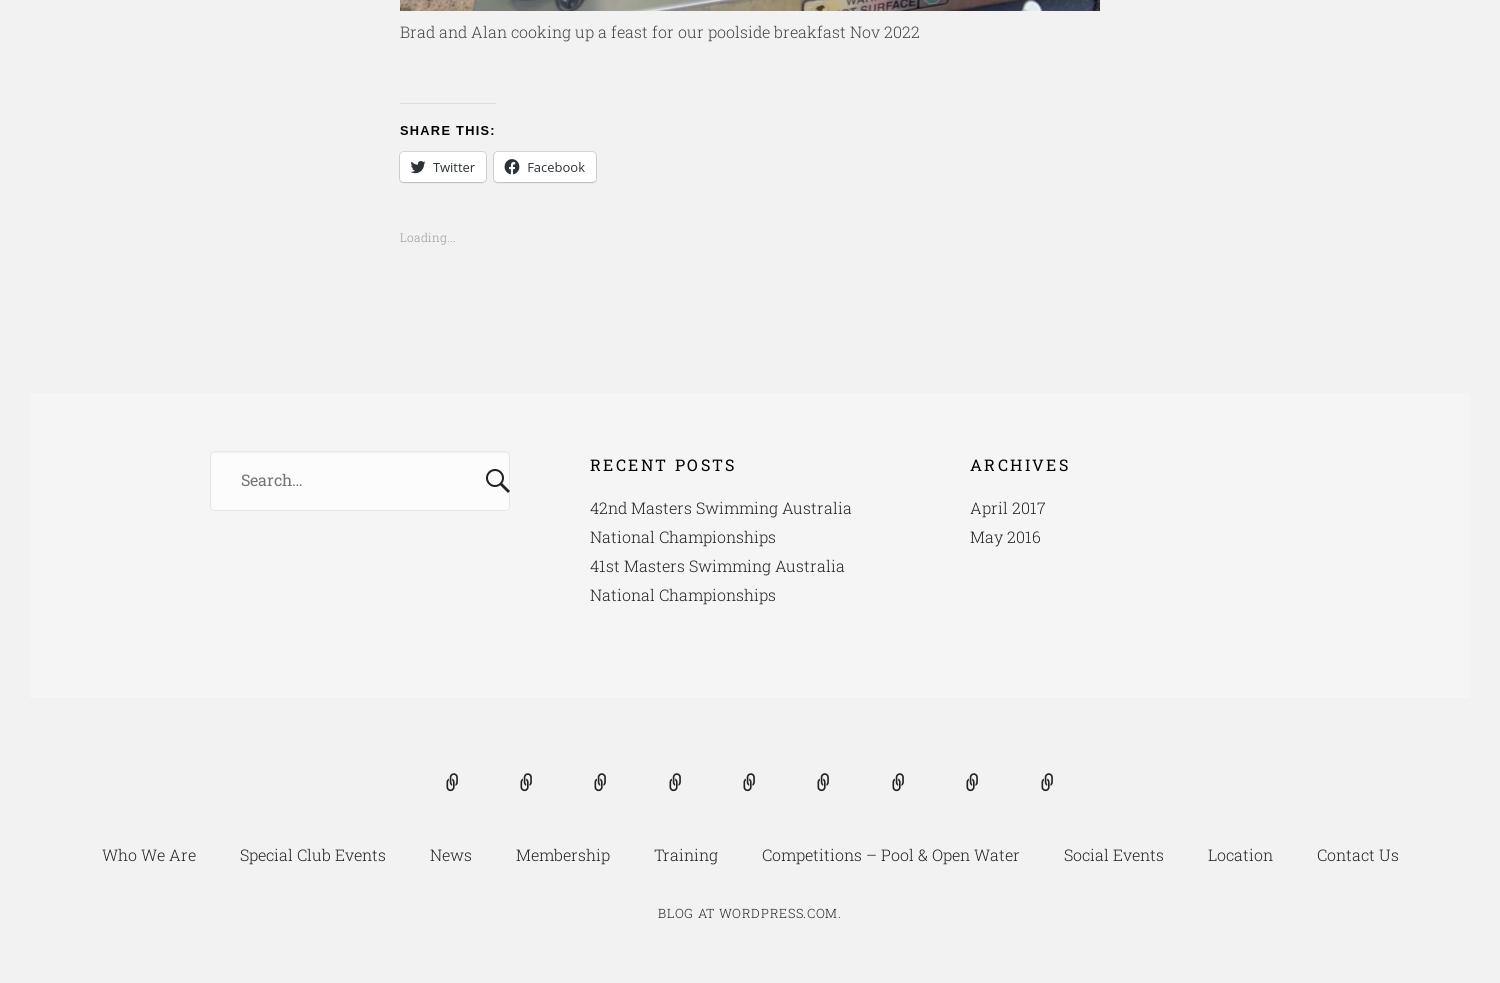 Image resolution: width=1500 pixels, height=983 pixels. Describe the element at coordinates (720, 521) in the screenshot. I see `'42nd Masters Swimming Australia National Championships'` at that location.